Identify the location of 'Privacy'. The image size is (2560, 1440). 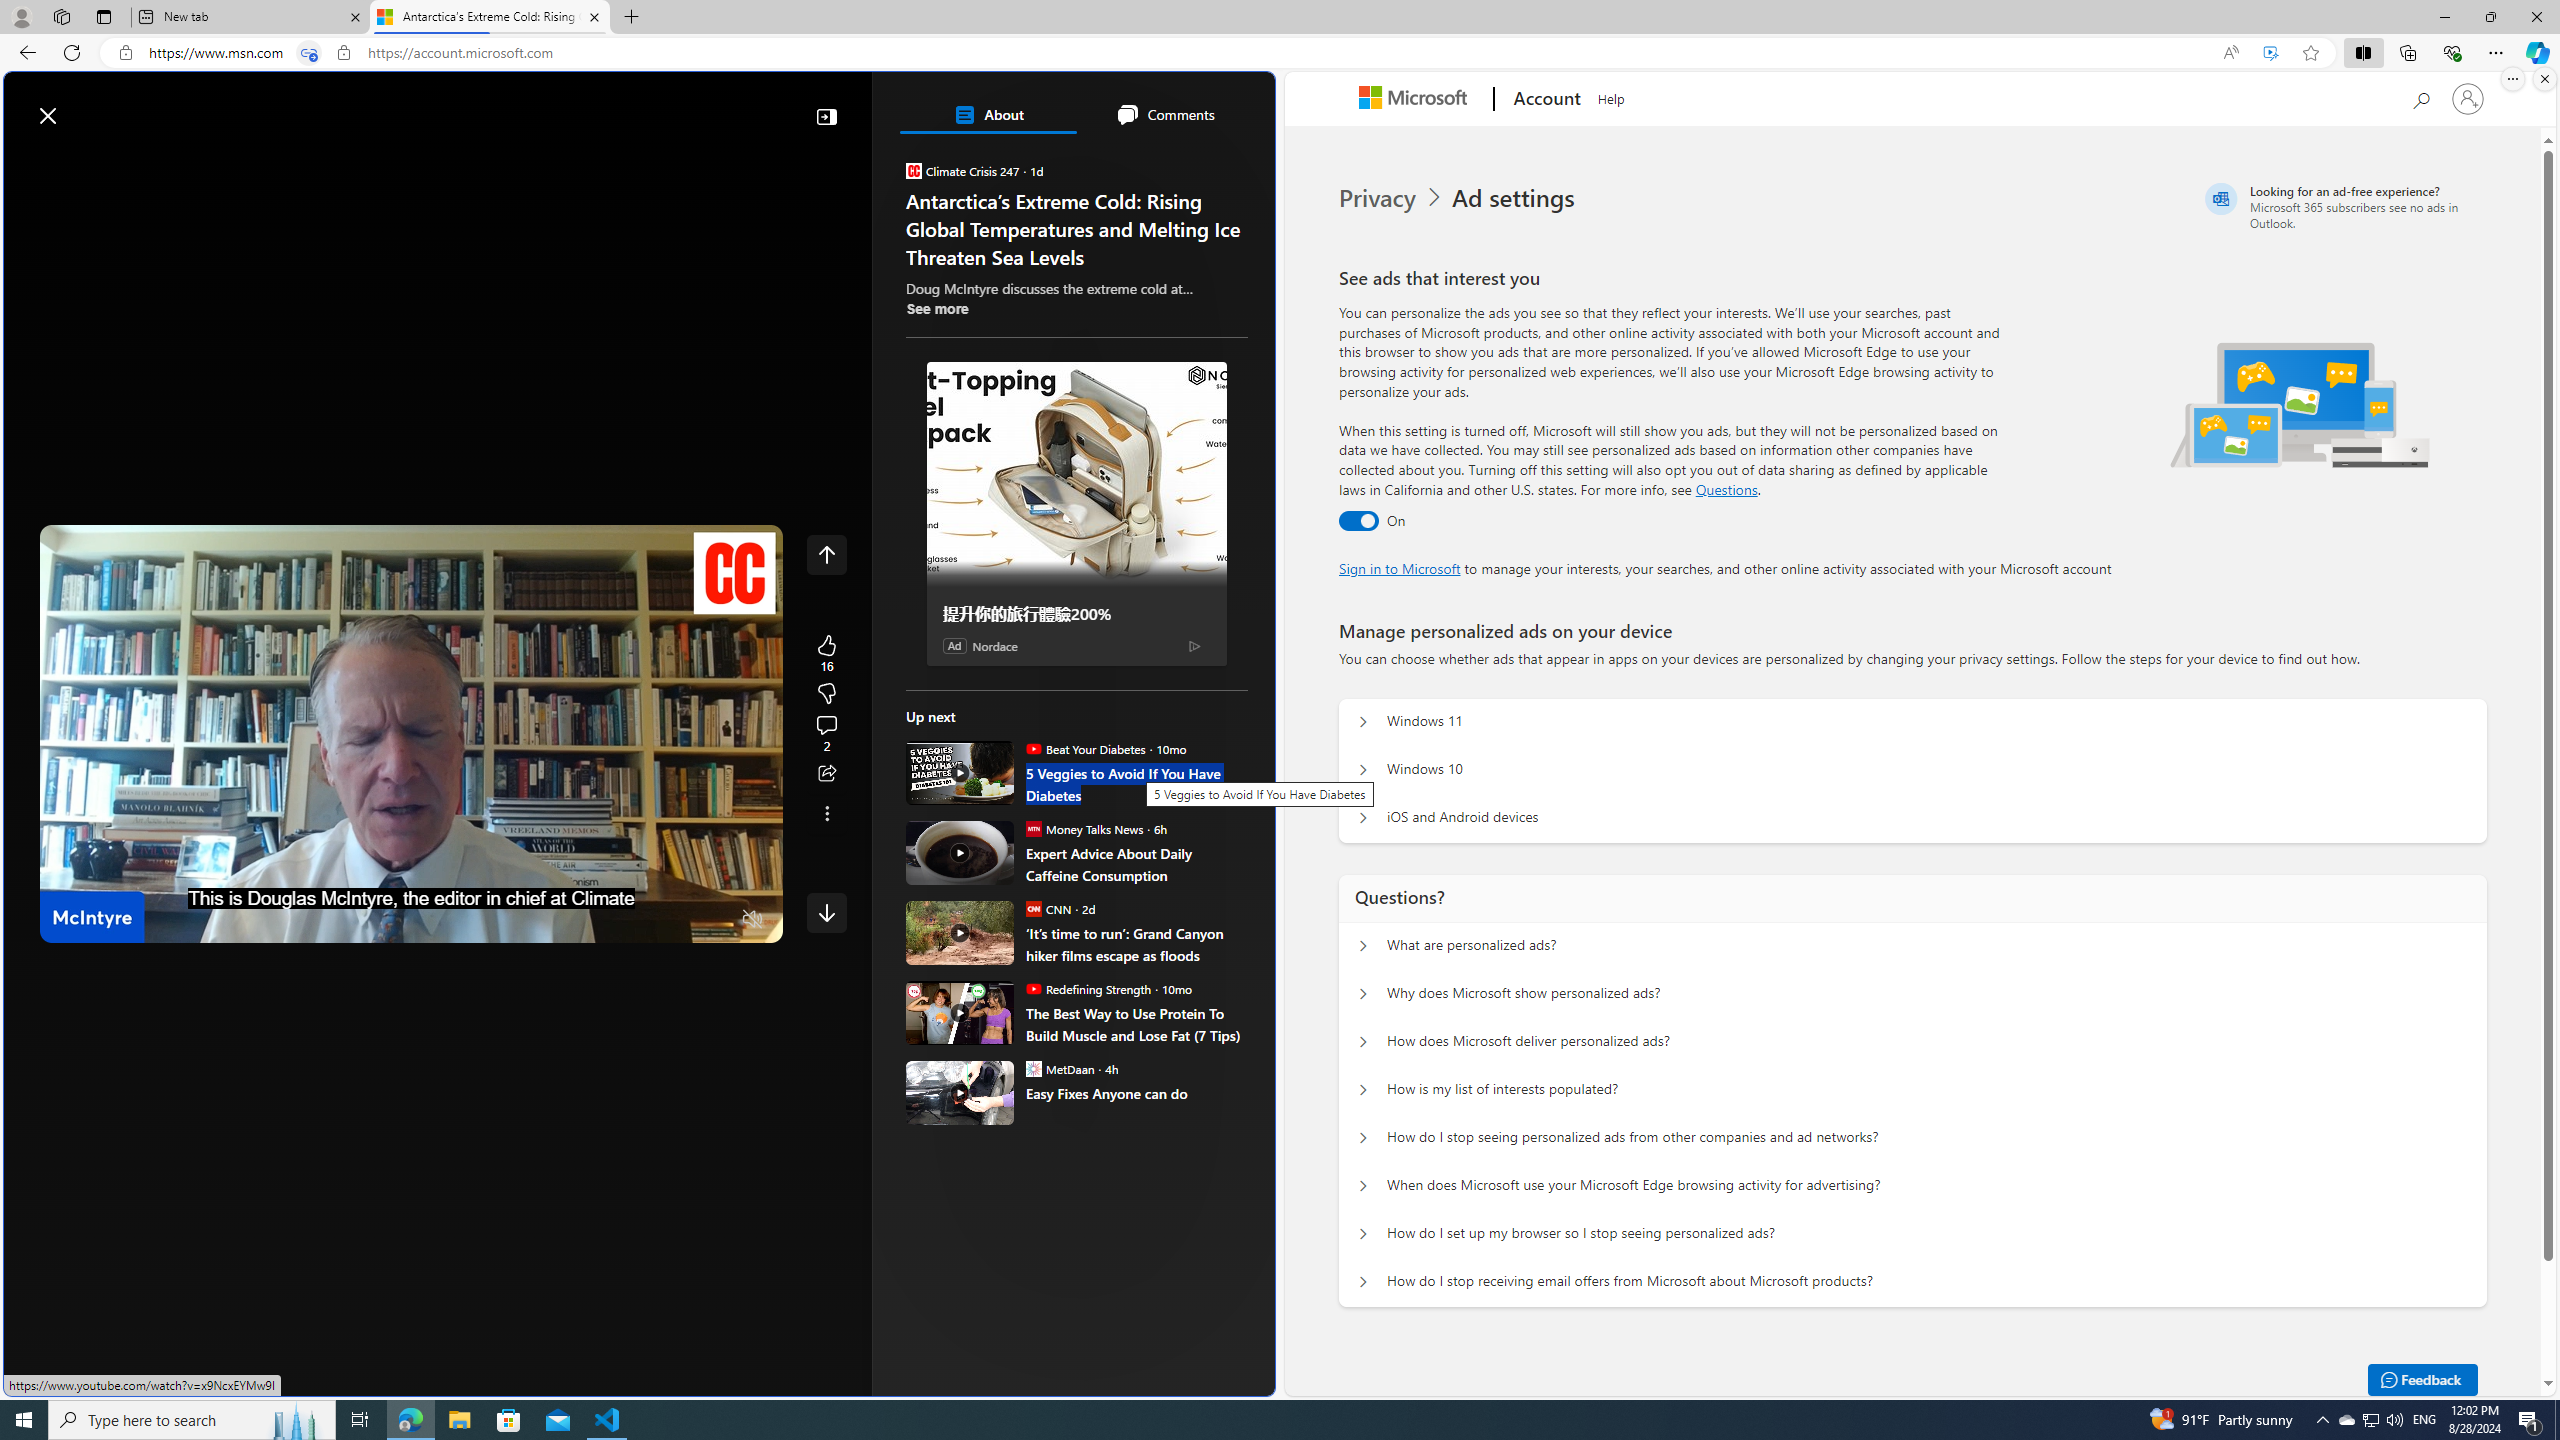
(1378, 198).